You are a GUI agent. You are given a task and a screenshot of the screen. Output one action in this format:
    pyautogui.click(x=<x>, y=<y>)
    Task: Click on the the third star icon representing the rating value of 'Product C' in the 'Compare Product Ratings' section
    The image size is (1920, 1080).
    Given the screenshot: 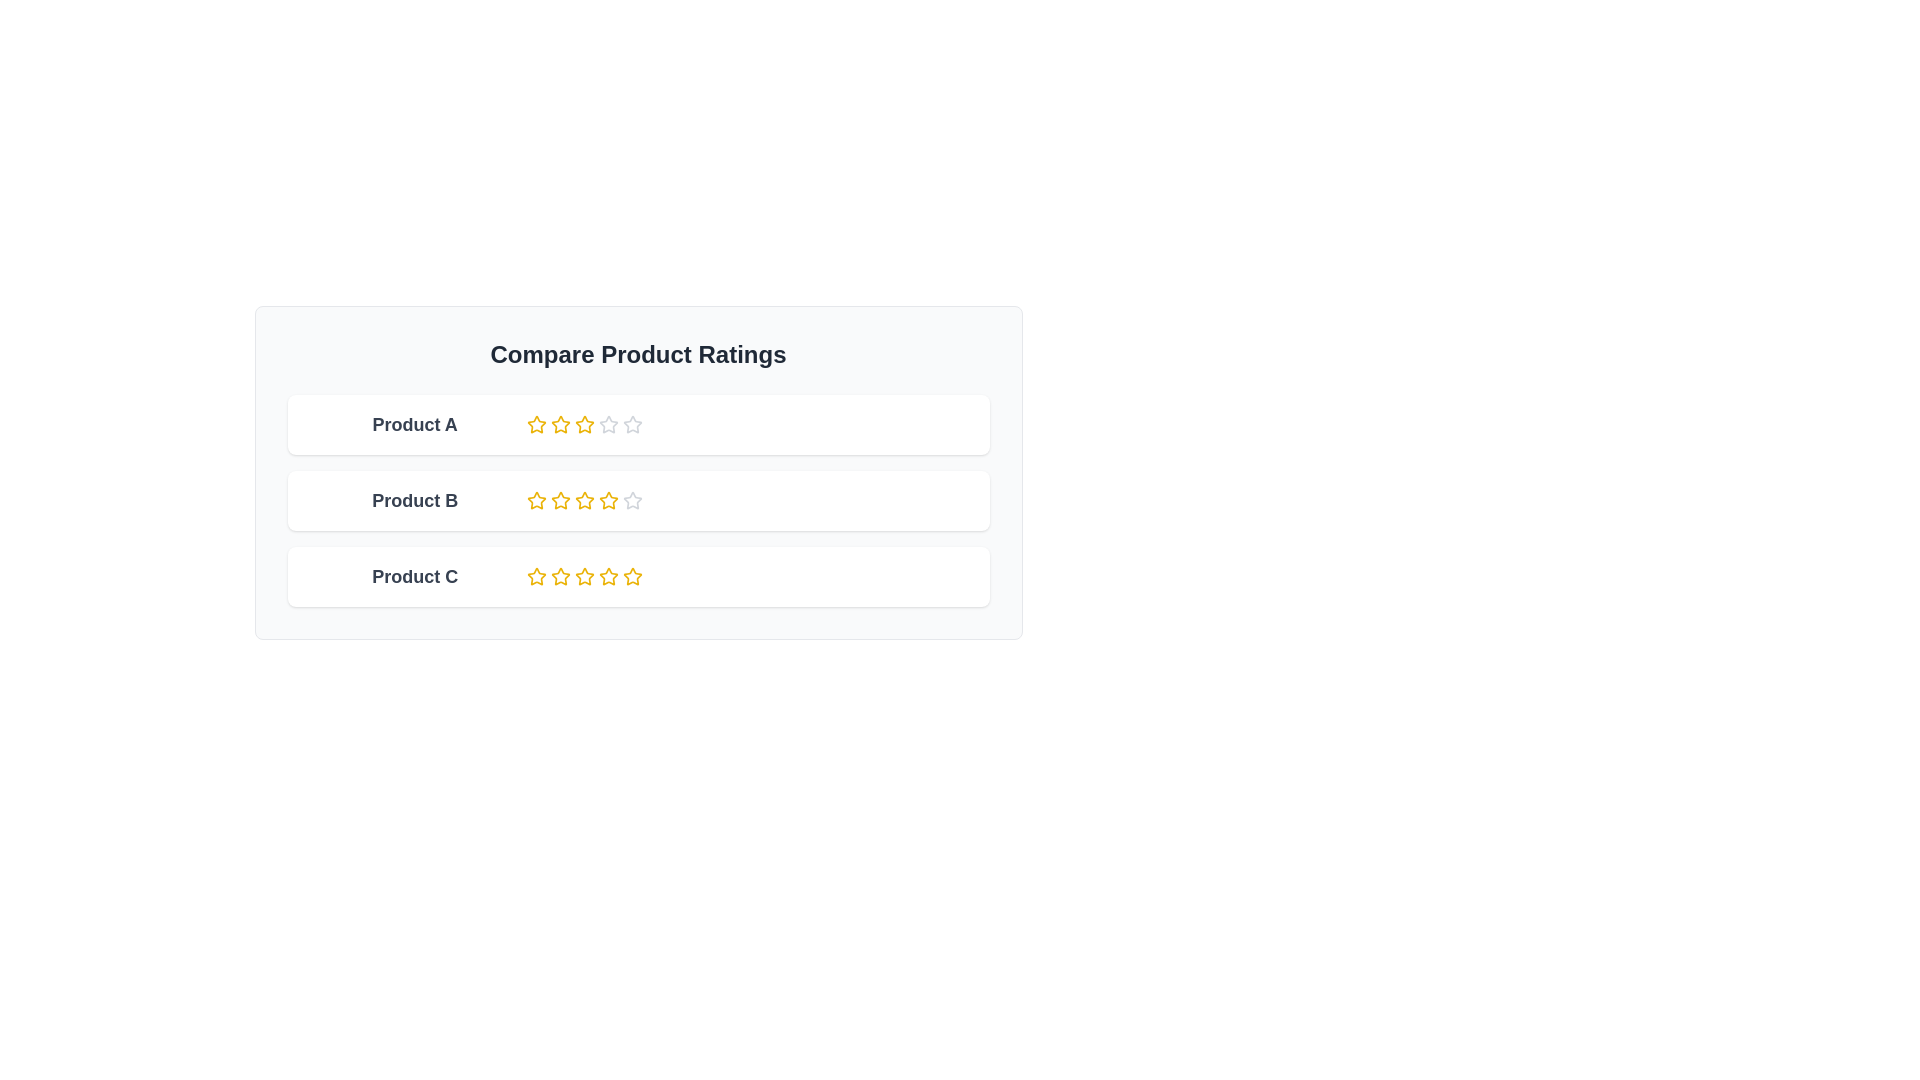 What is the action you would take?
    pyautogui.click(x=583, y=577)
    